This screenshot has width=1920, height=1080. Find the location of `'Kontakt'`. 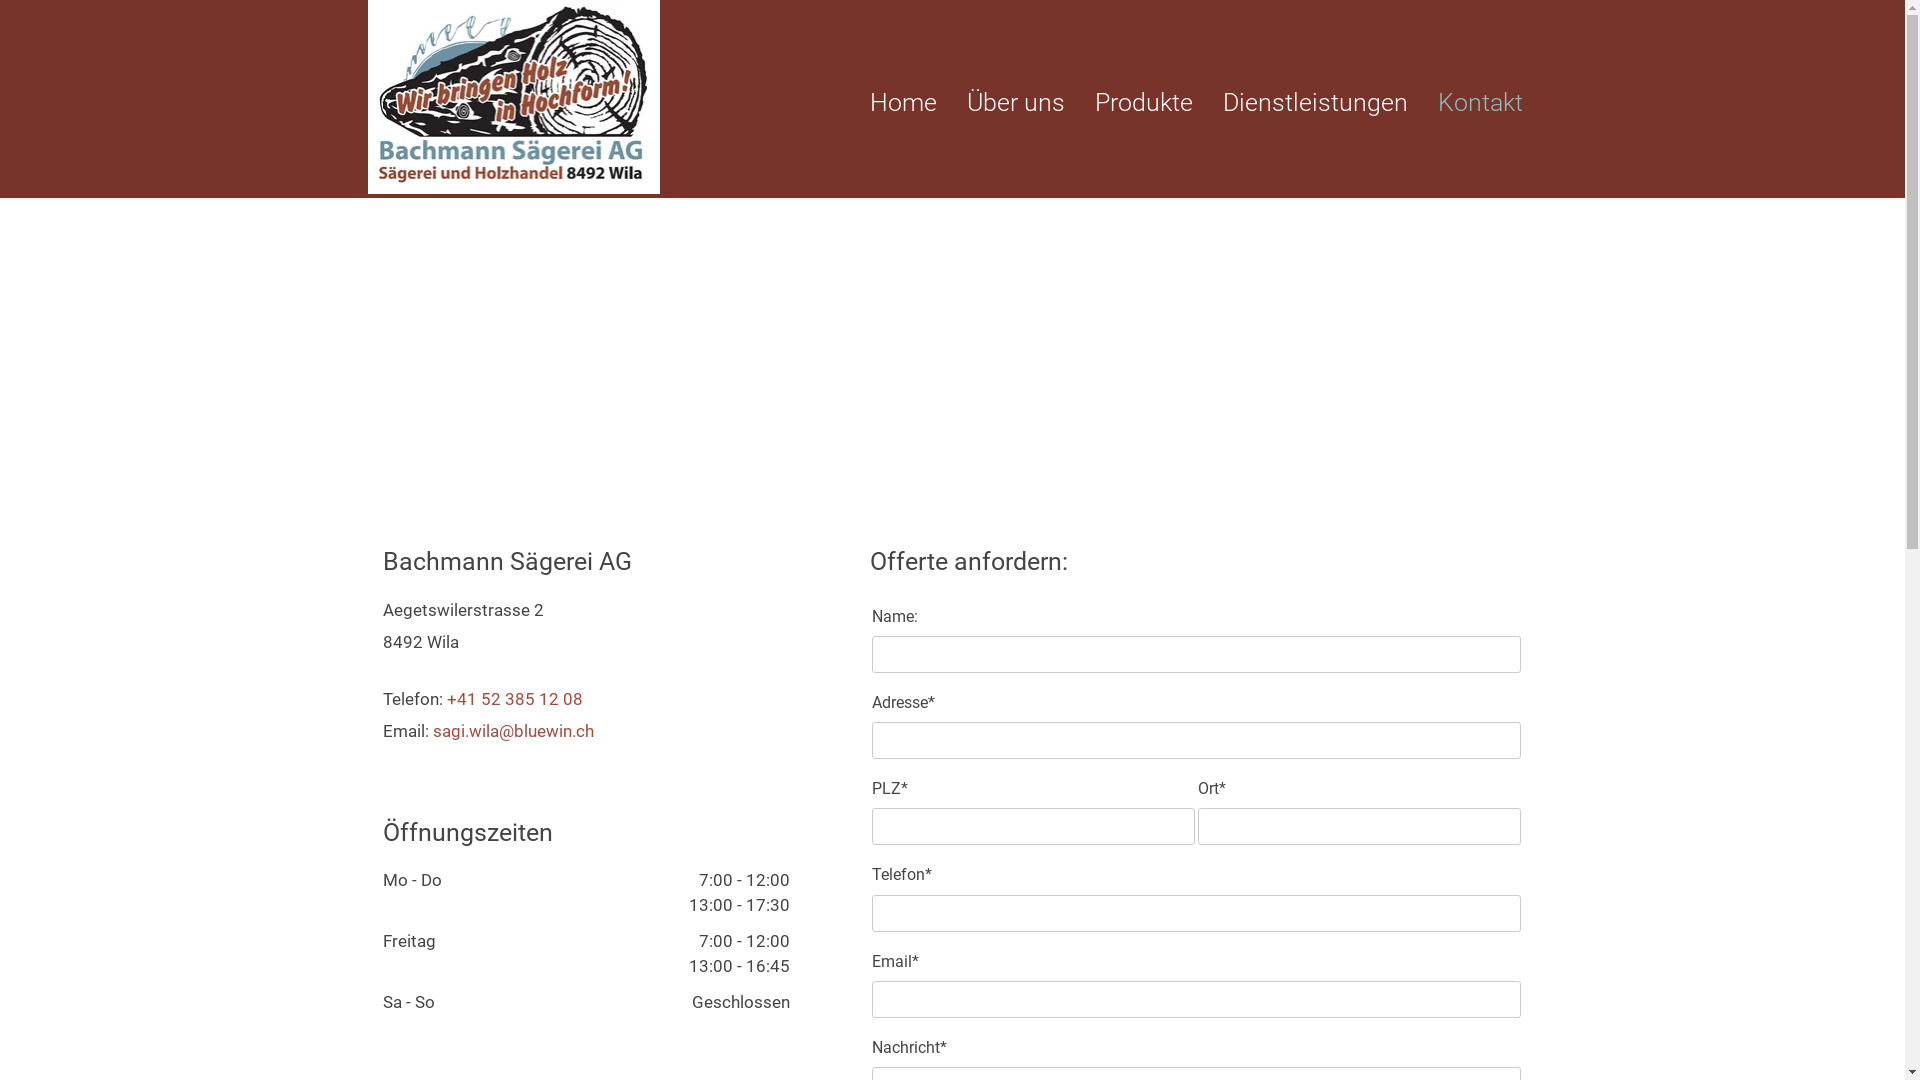

'Kontakt' is located at coordinates (1437, 103).